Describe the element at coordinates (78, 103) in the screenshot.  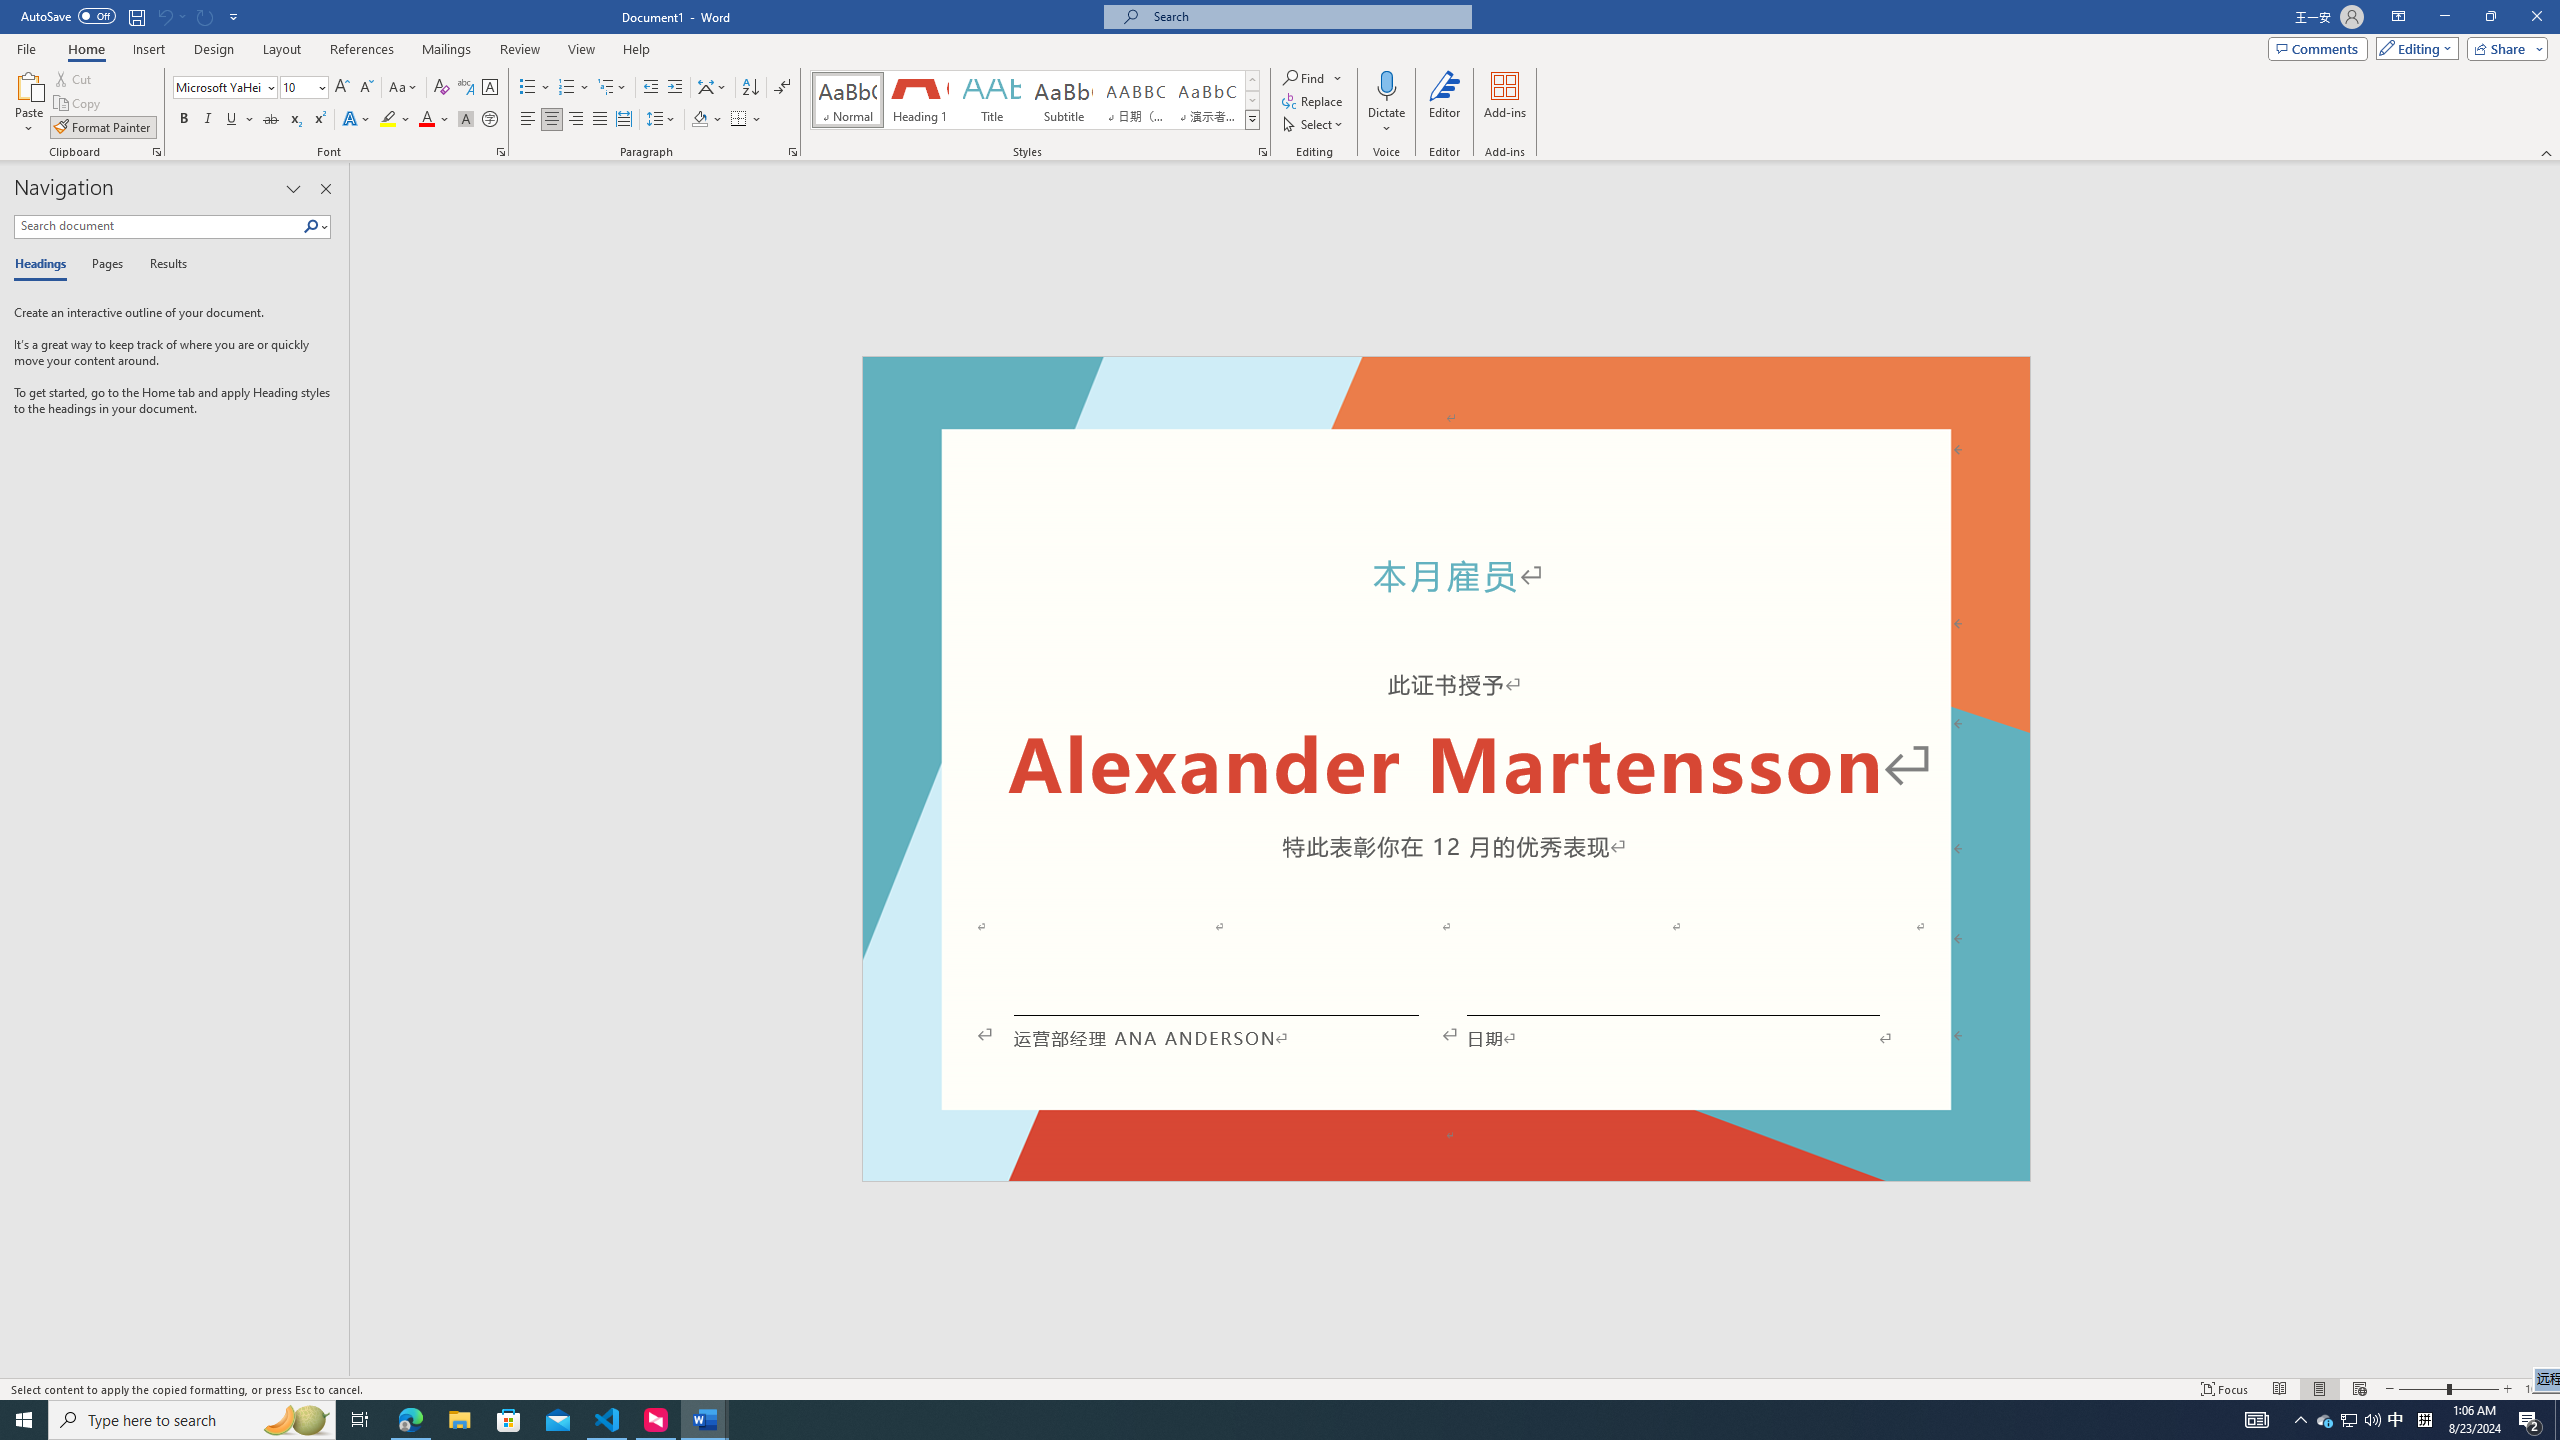
I see `'Copy'` at that location.